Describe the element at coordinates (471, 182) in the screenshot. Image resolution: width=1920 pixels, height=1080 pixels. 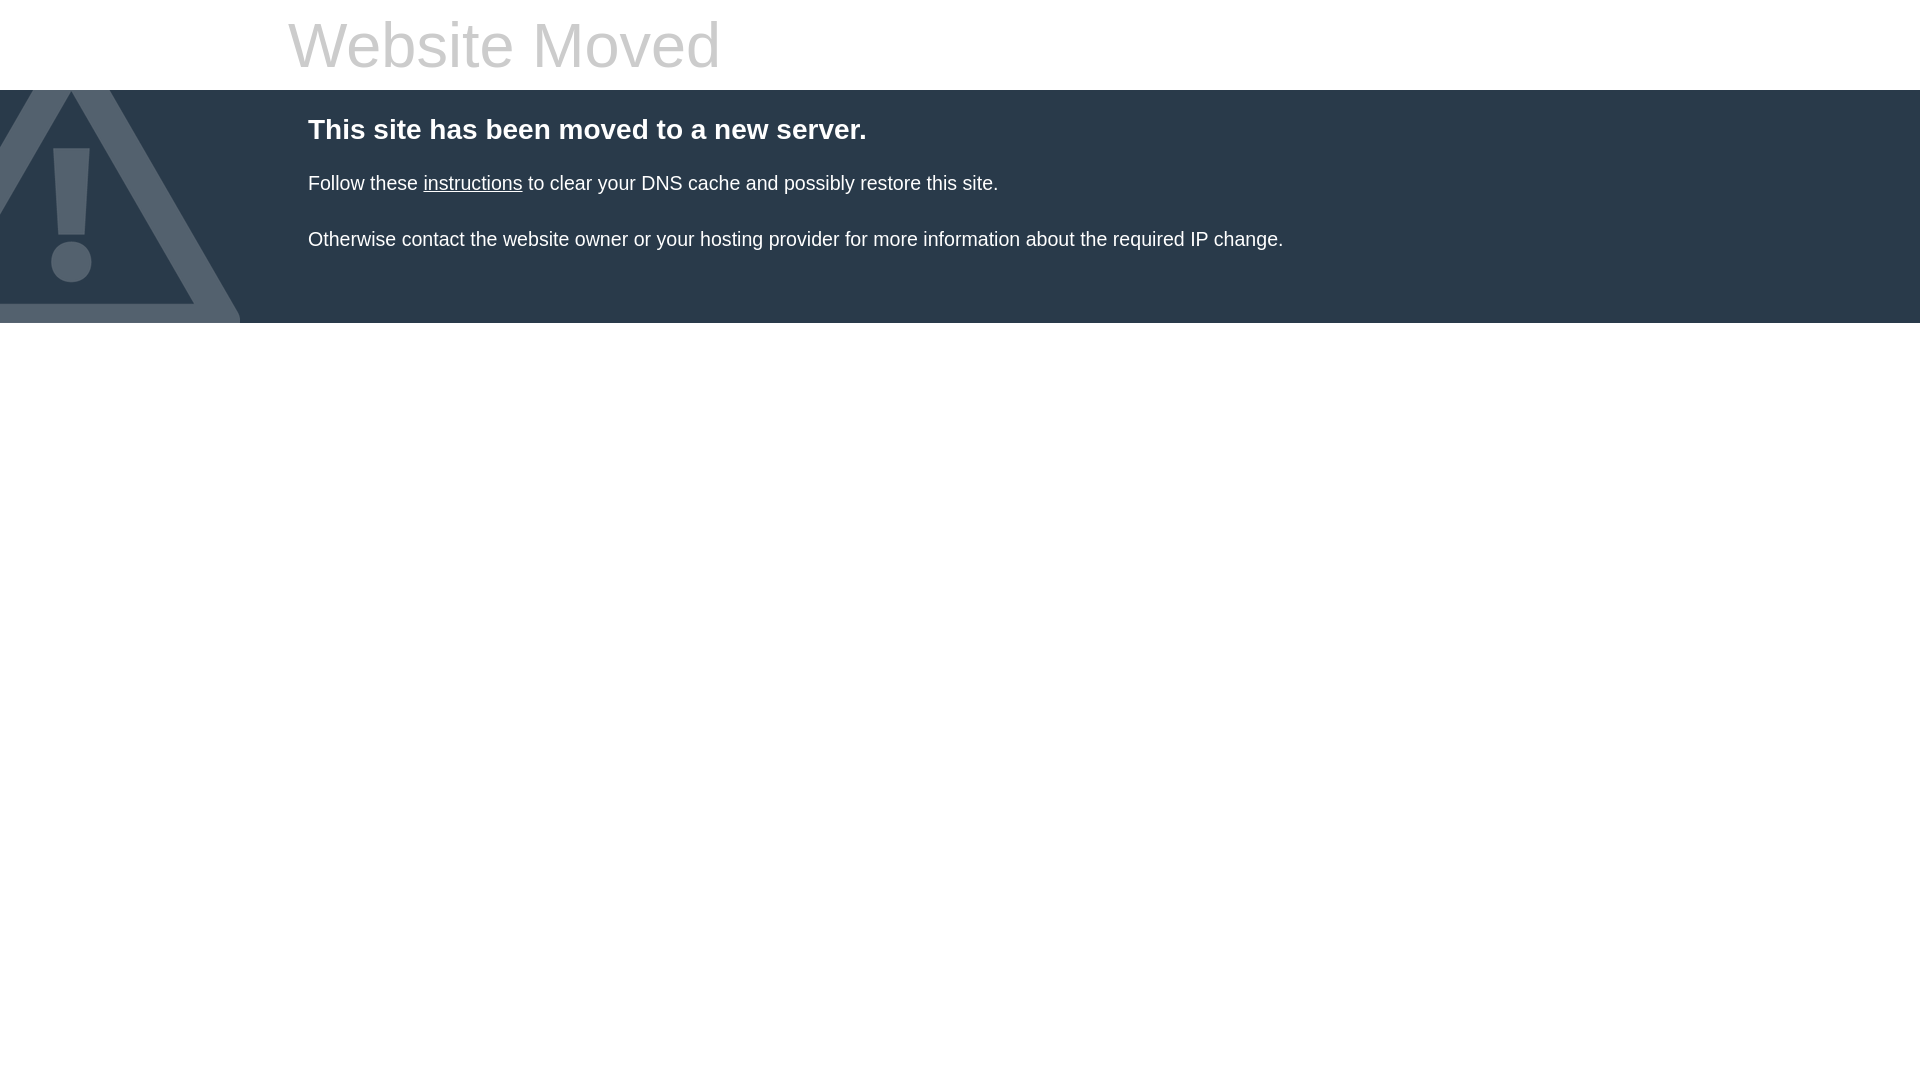
I see `'instructions'` at that location.